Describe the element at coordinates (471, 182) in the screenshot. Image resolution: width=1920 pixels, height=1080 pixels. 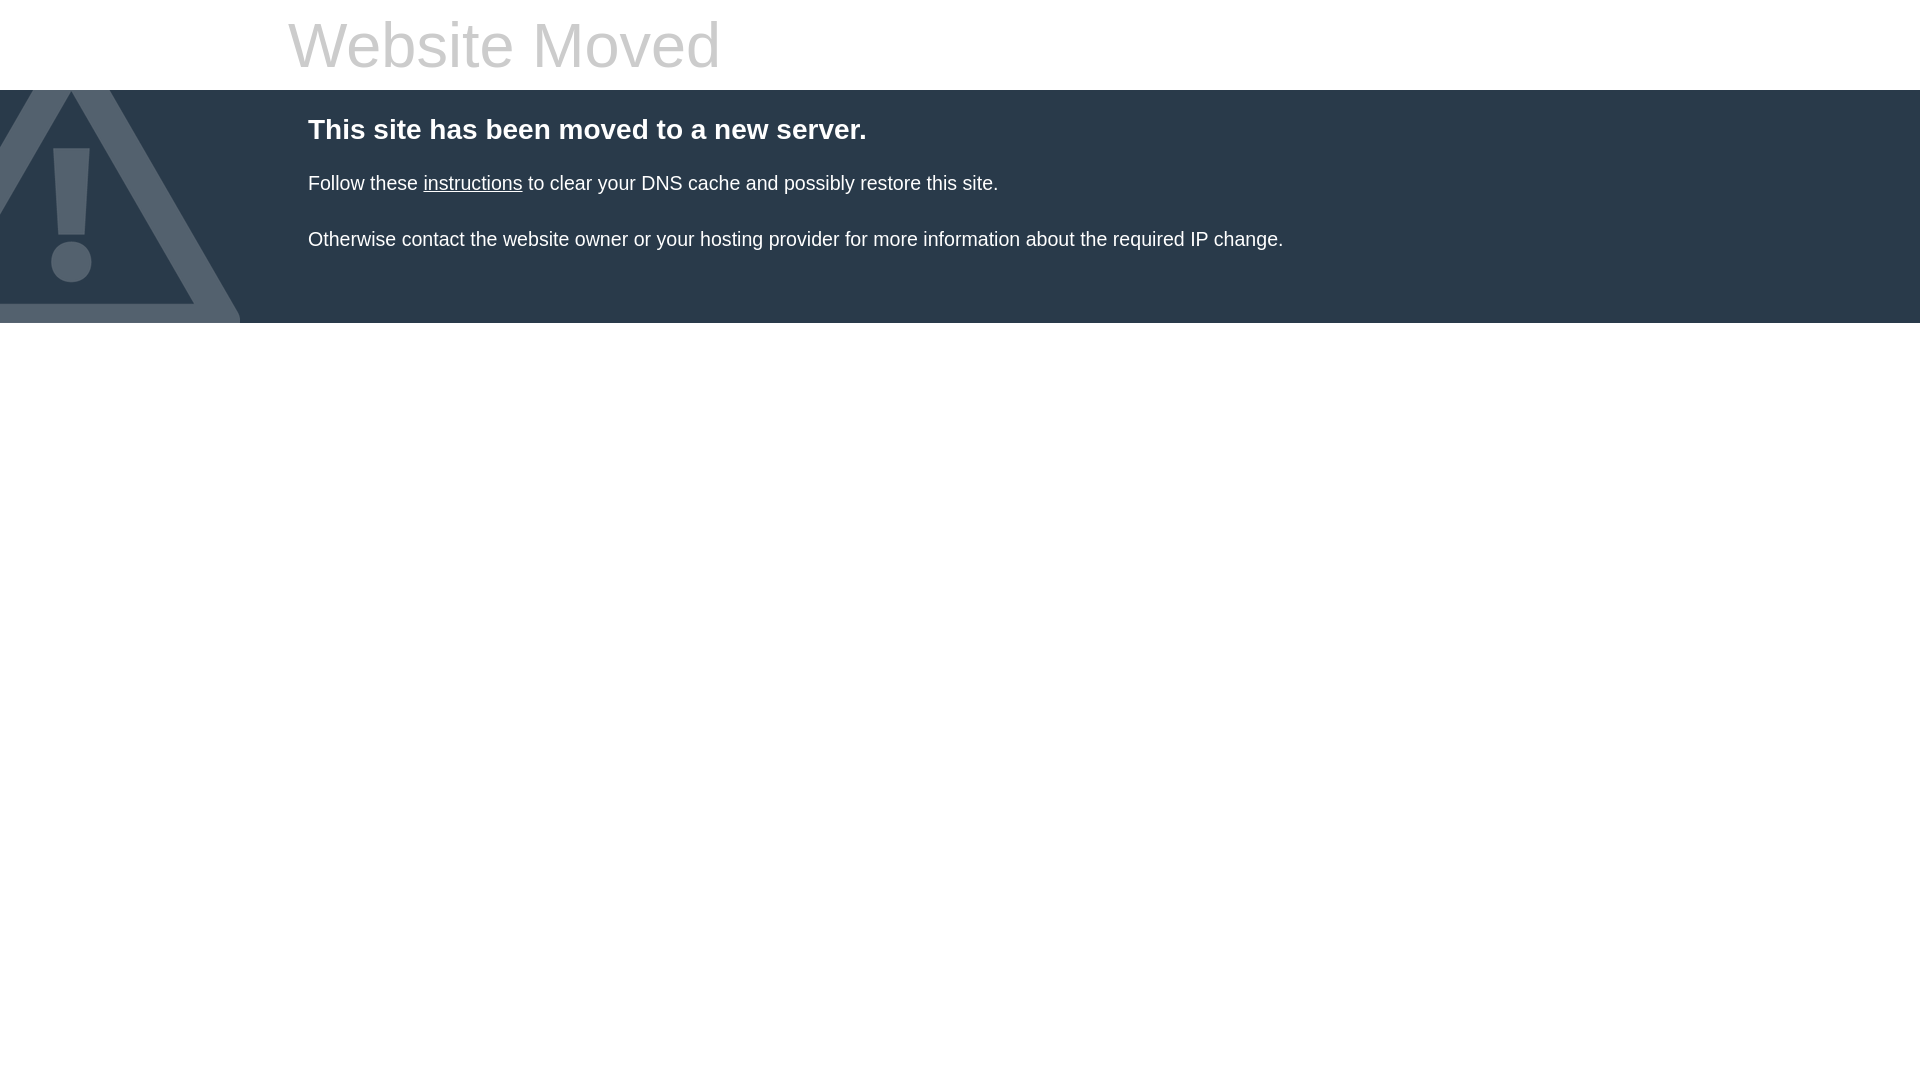
I see `'instructions'` at that location.